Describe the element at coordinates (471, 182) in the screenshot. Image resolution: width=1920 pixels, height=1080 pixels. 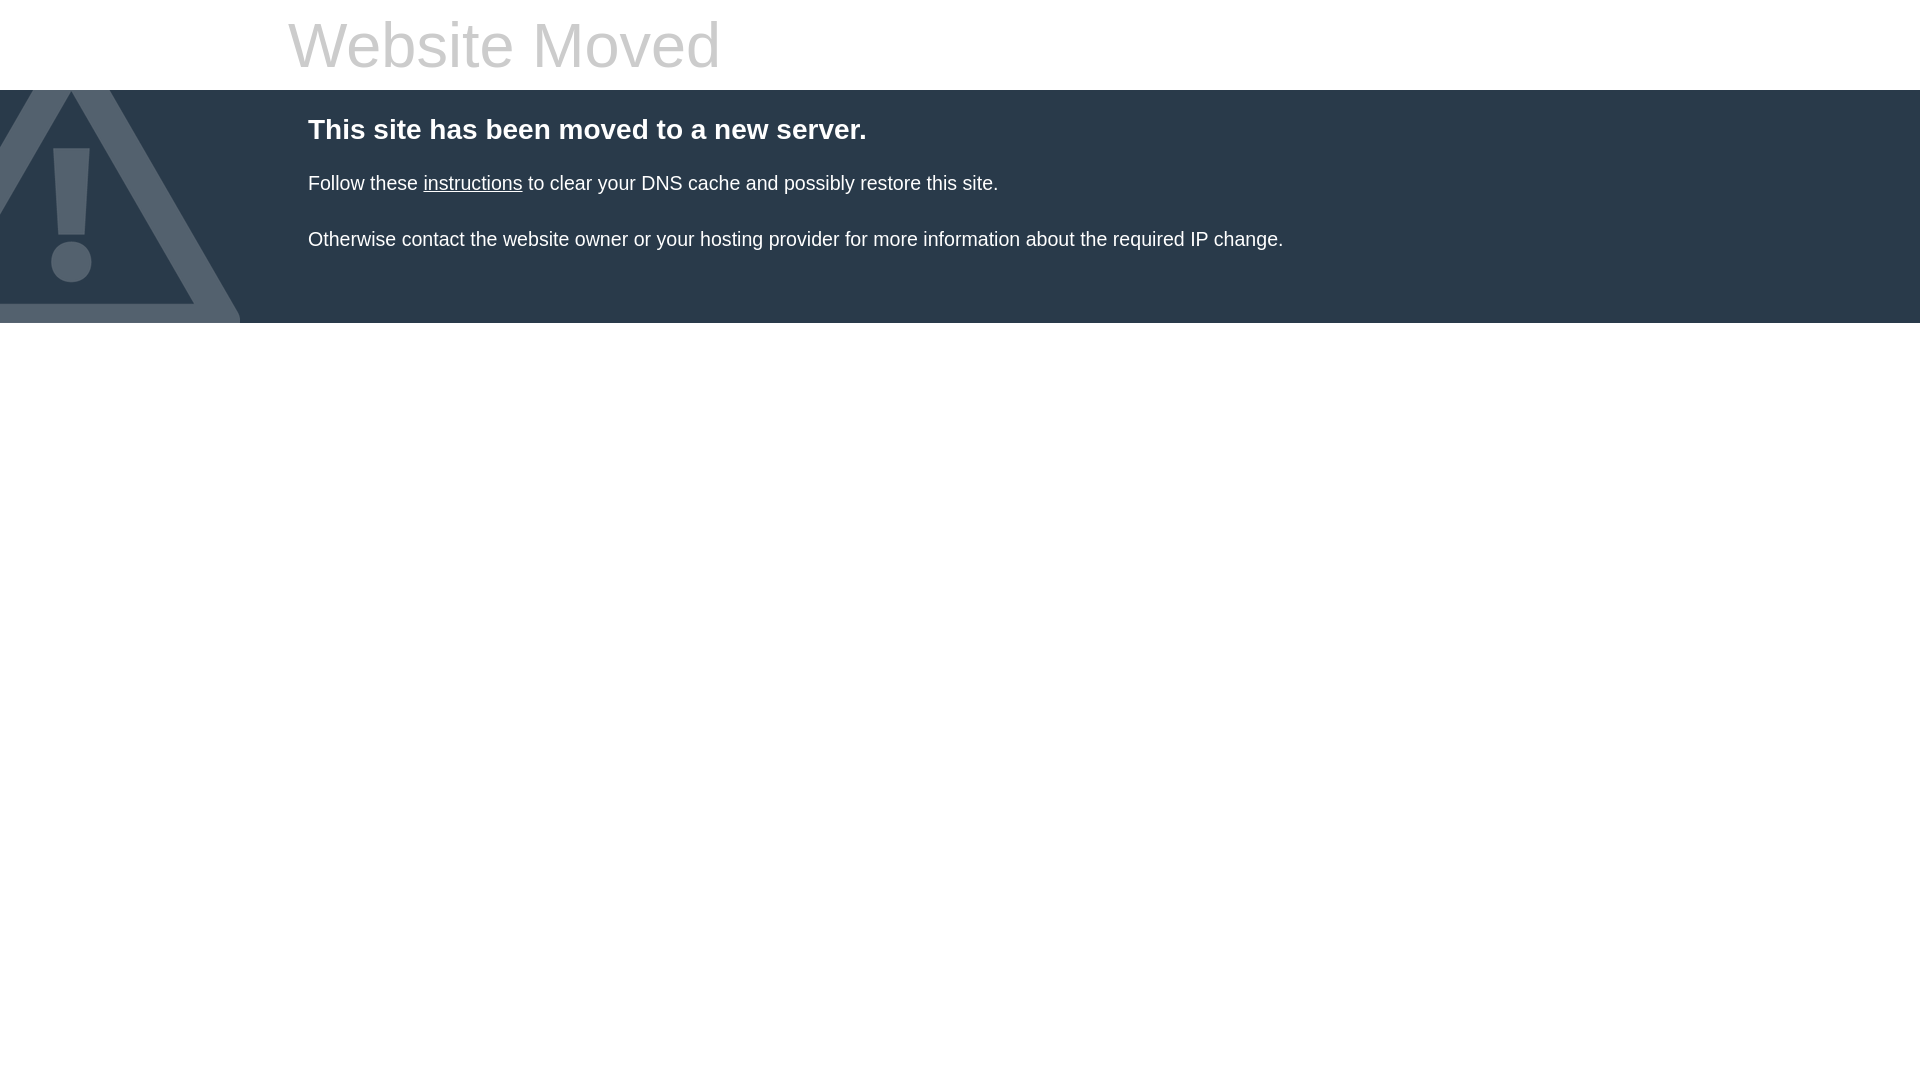
I see `'instructions'` at that location.